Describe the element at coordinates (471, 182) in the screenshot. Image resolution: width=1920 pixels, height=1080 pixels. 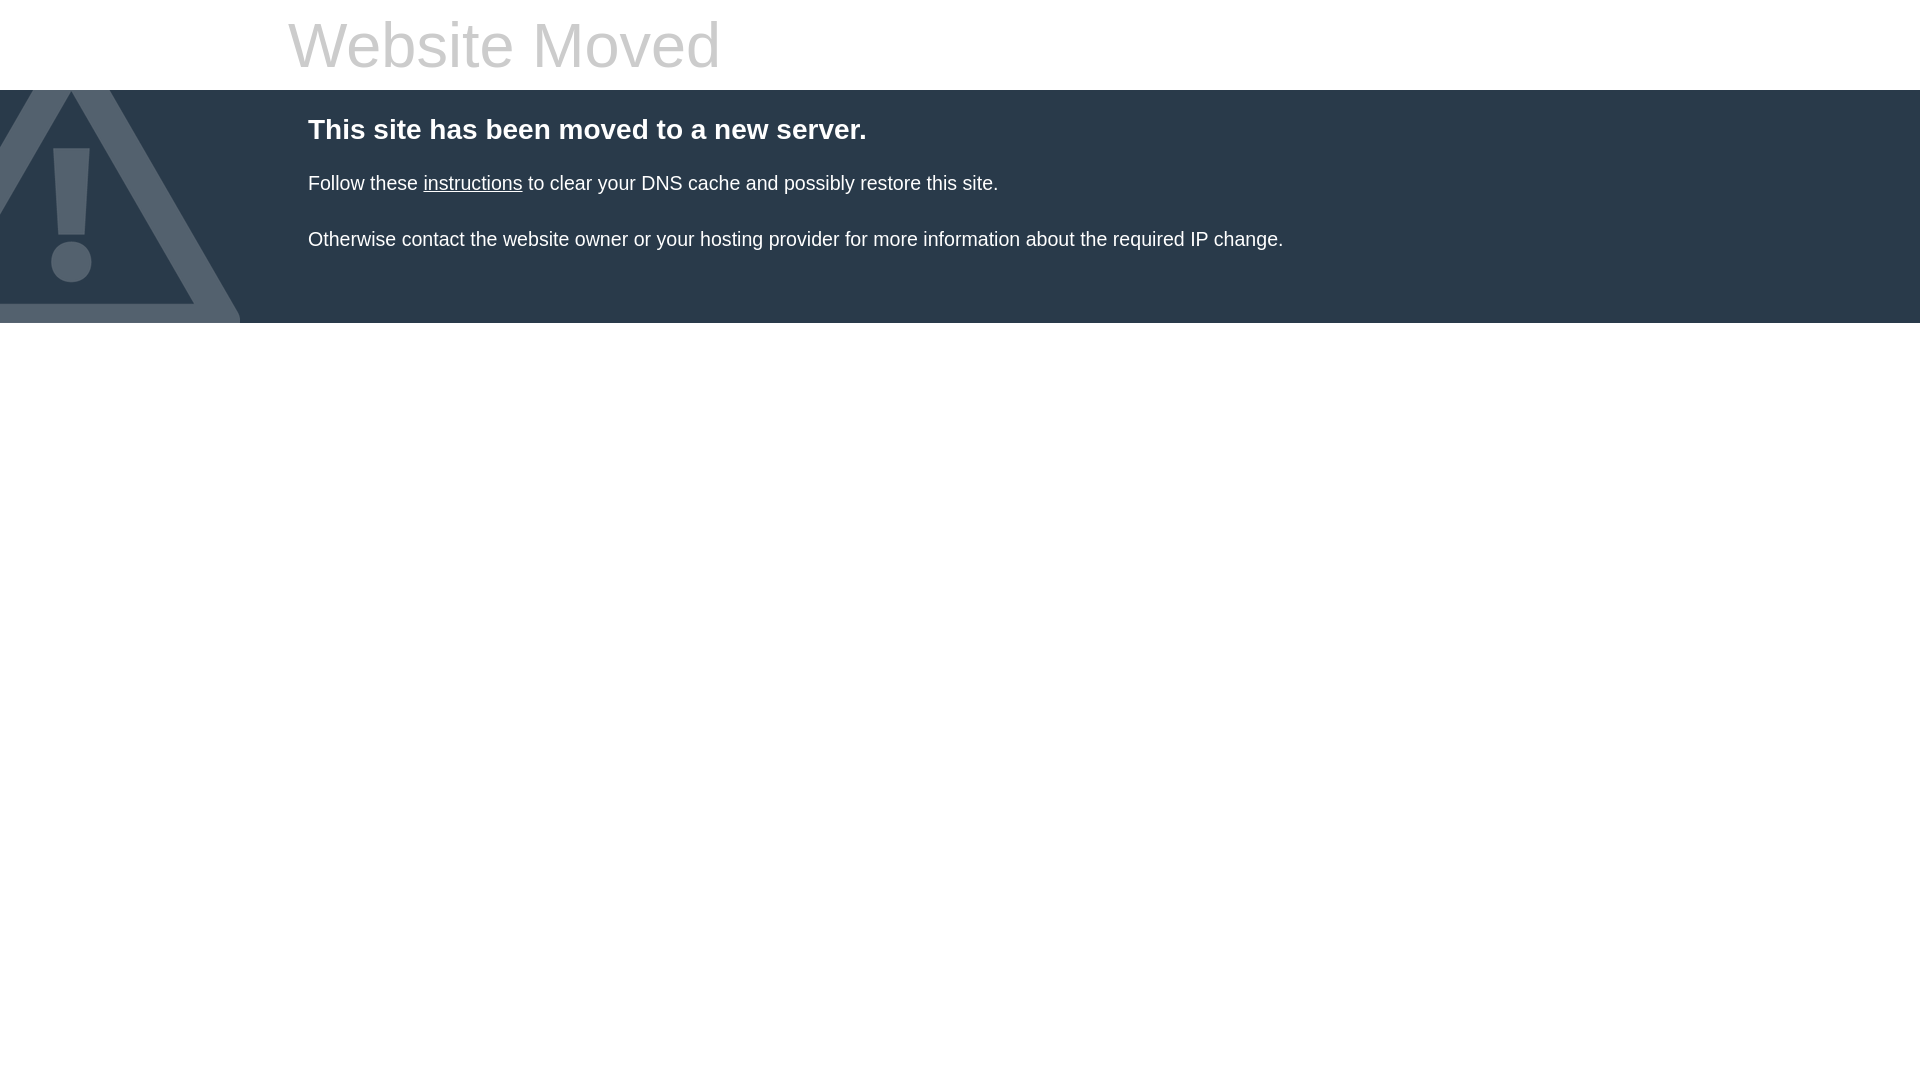
I see `'instructions'` at that location.